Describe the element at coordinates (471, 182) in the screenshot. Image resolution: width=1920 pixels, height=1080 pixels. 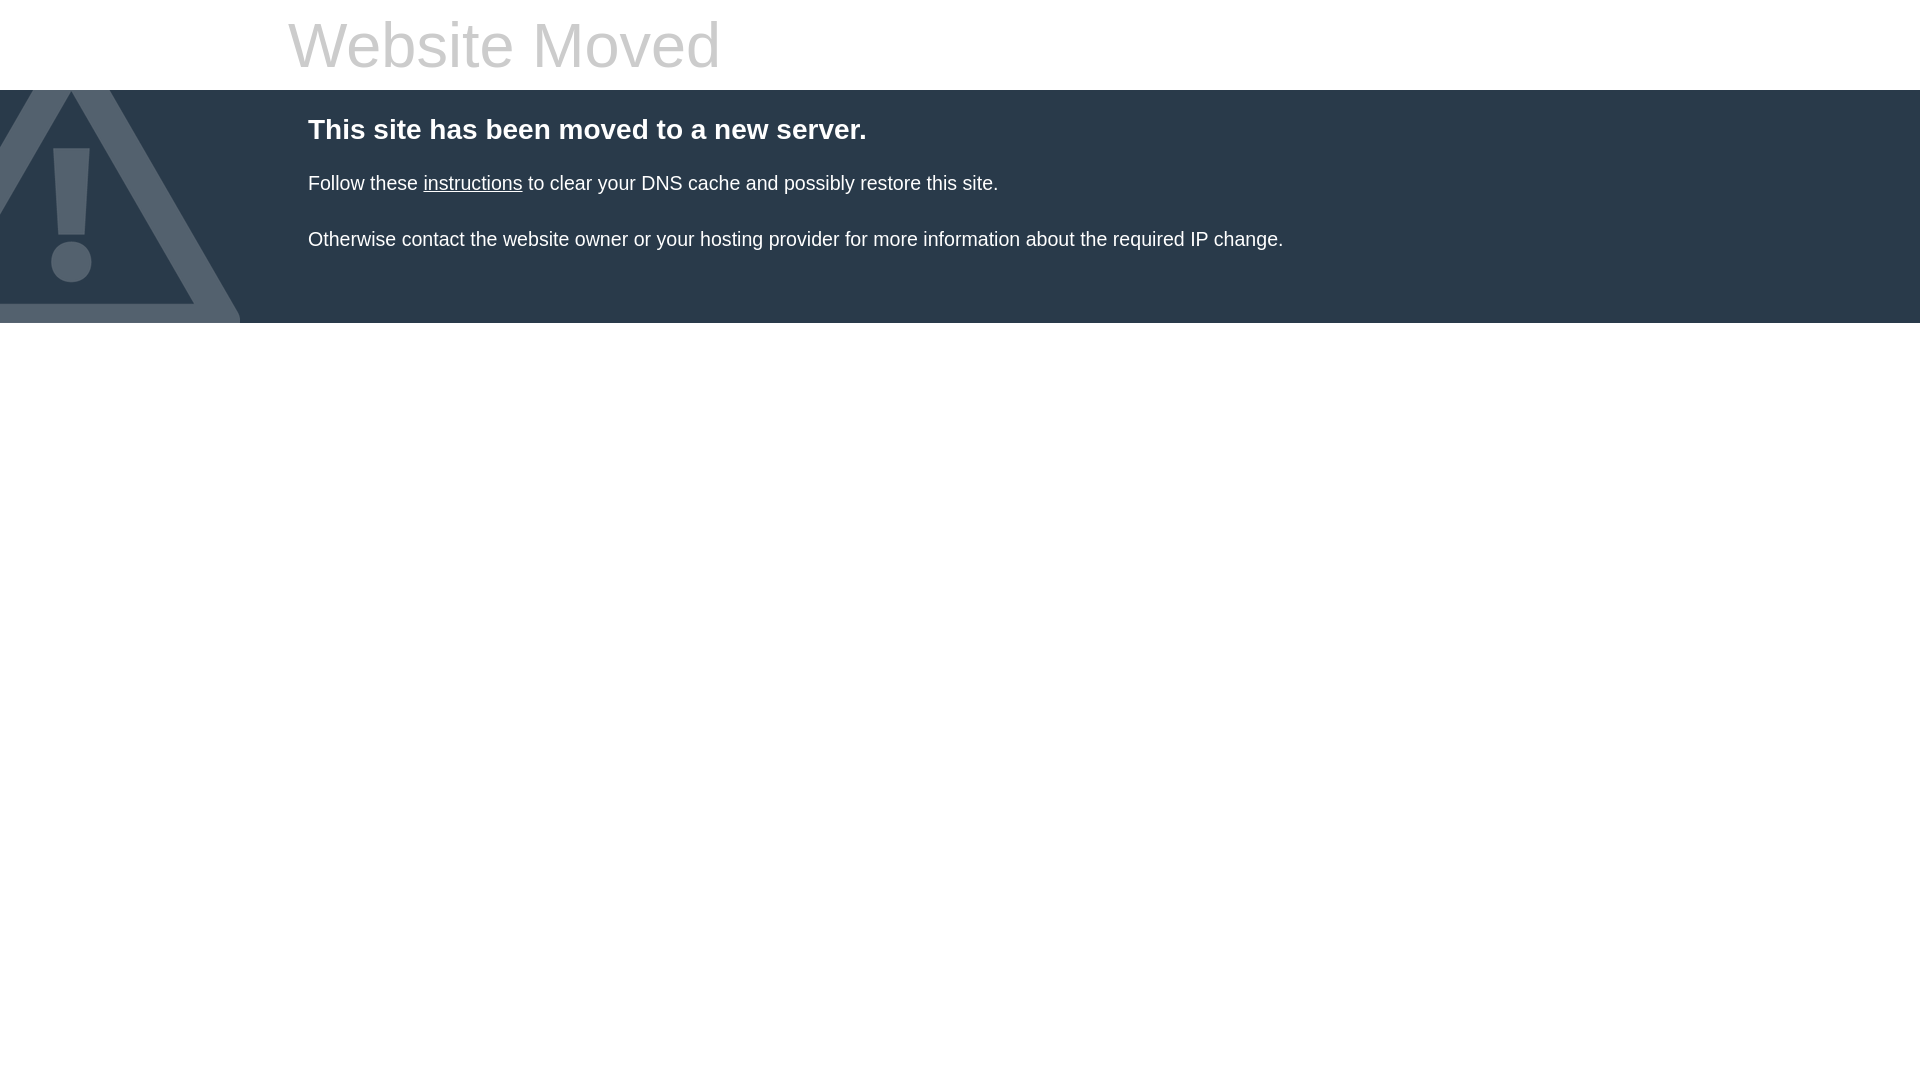
I see `'instructions'` at that location.